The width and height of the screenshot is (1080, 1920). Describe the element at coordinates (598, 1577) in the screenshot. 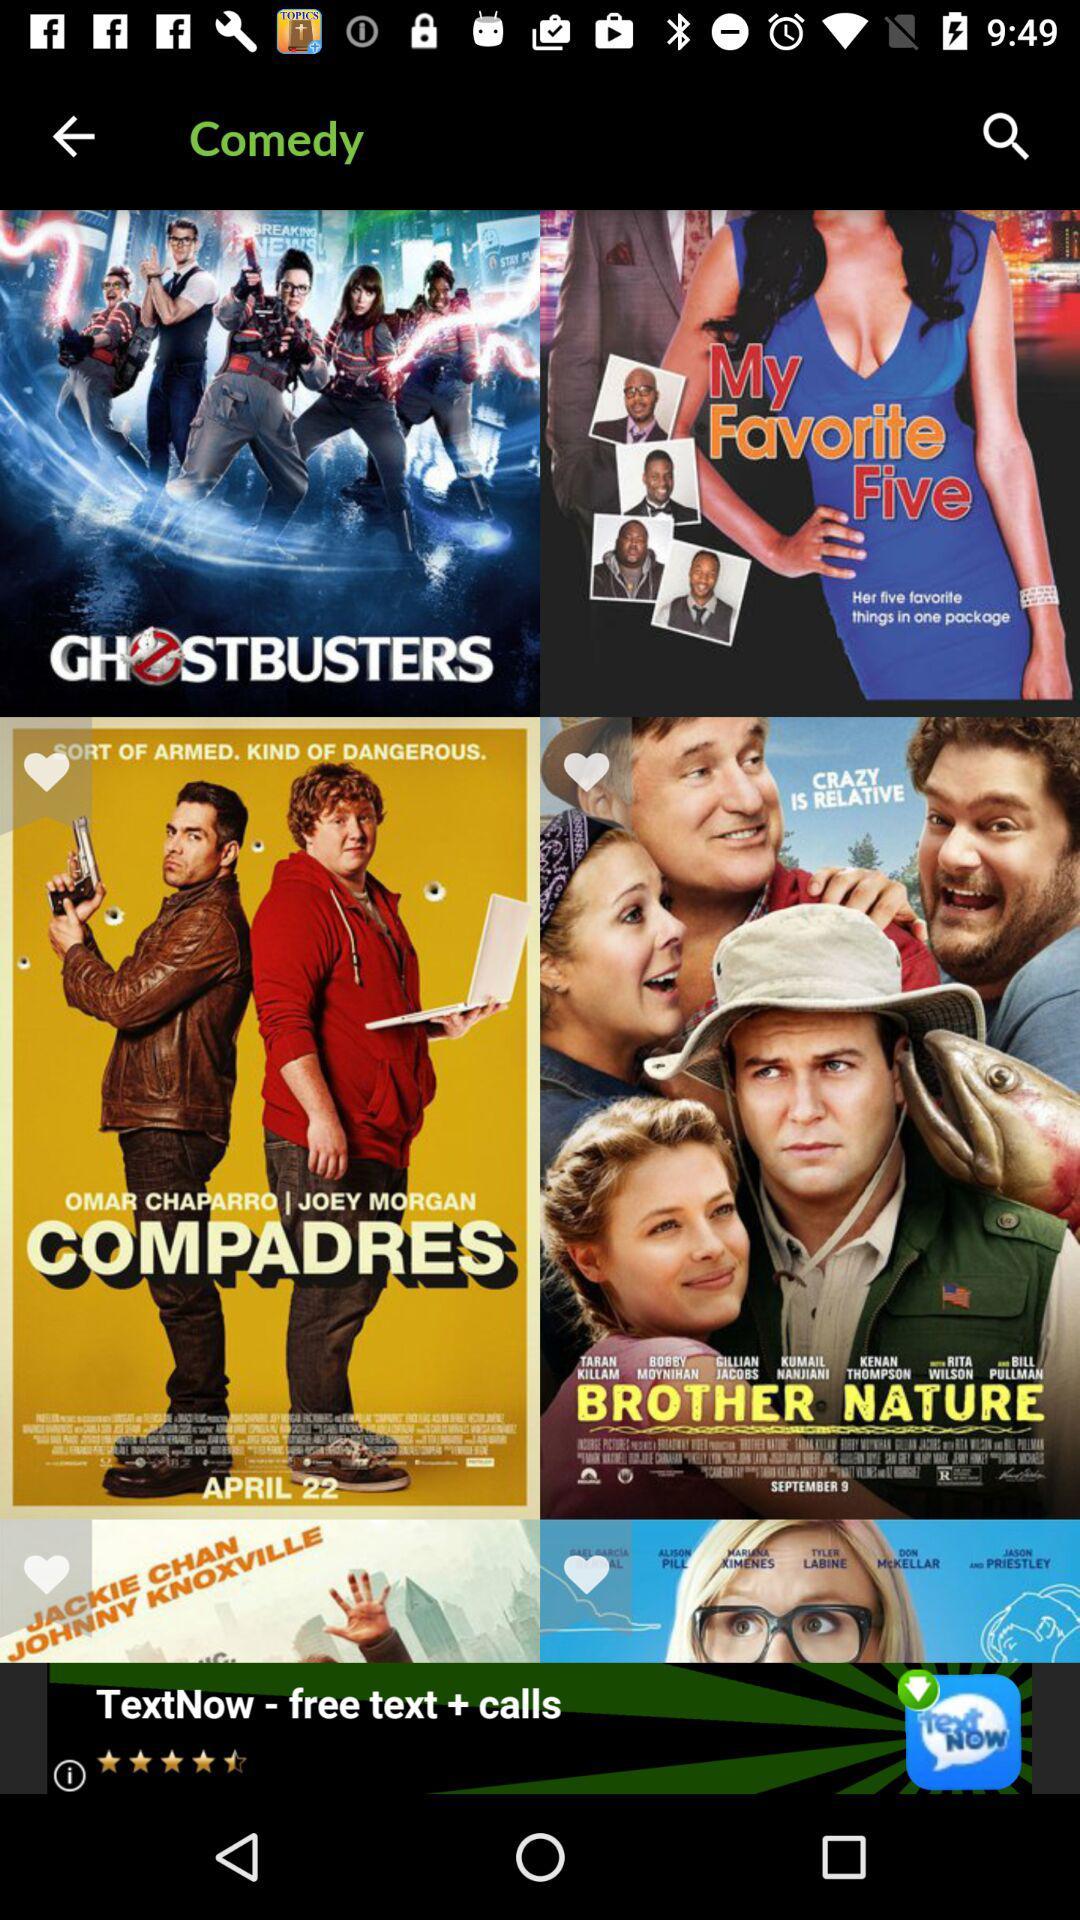

I see `like a movie` at that location.